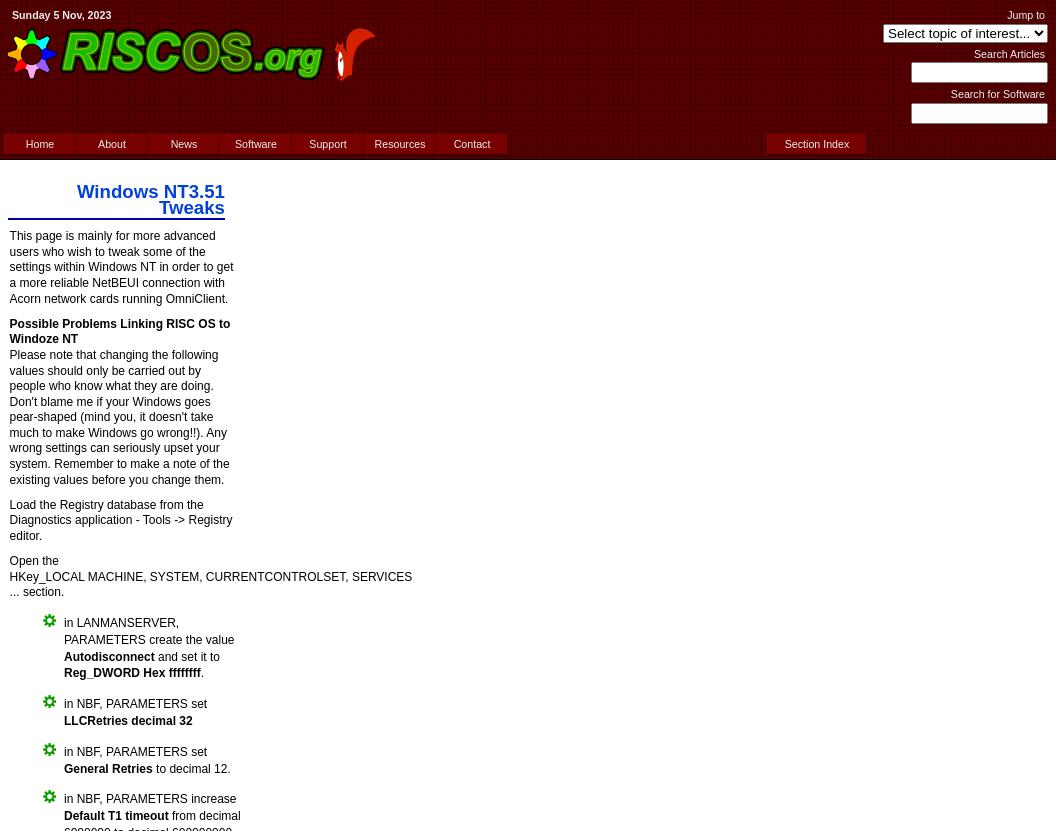  I want to click on 'Autodisconnect', so click(63, 655).